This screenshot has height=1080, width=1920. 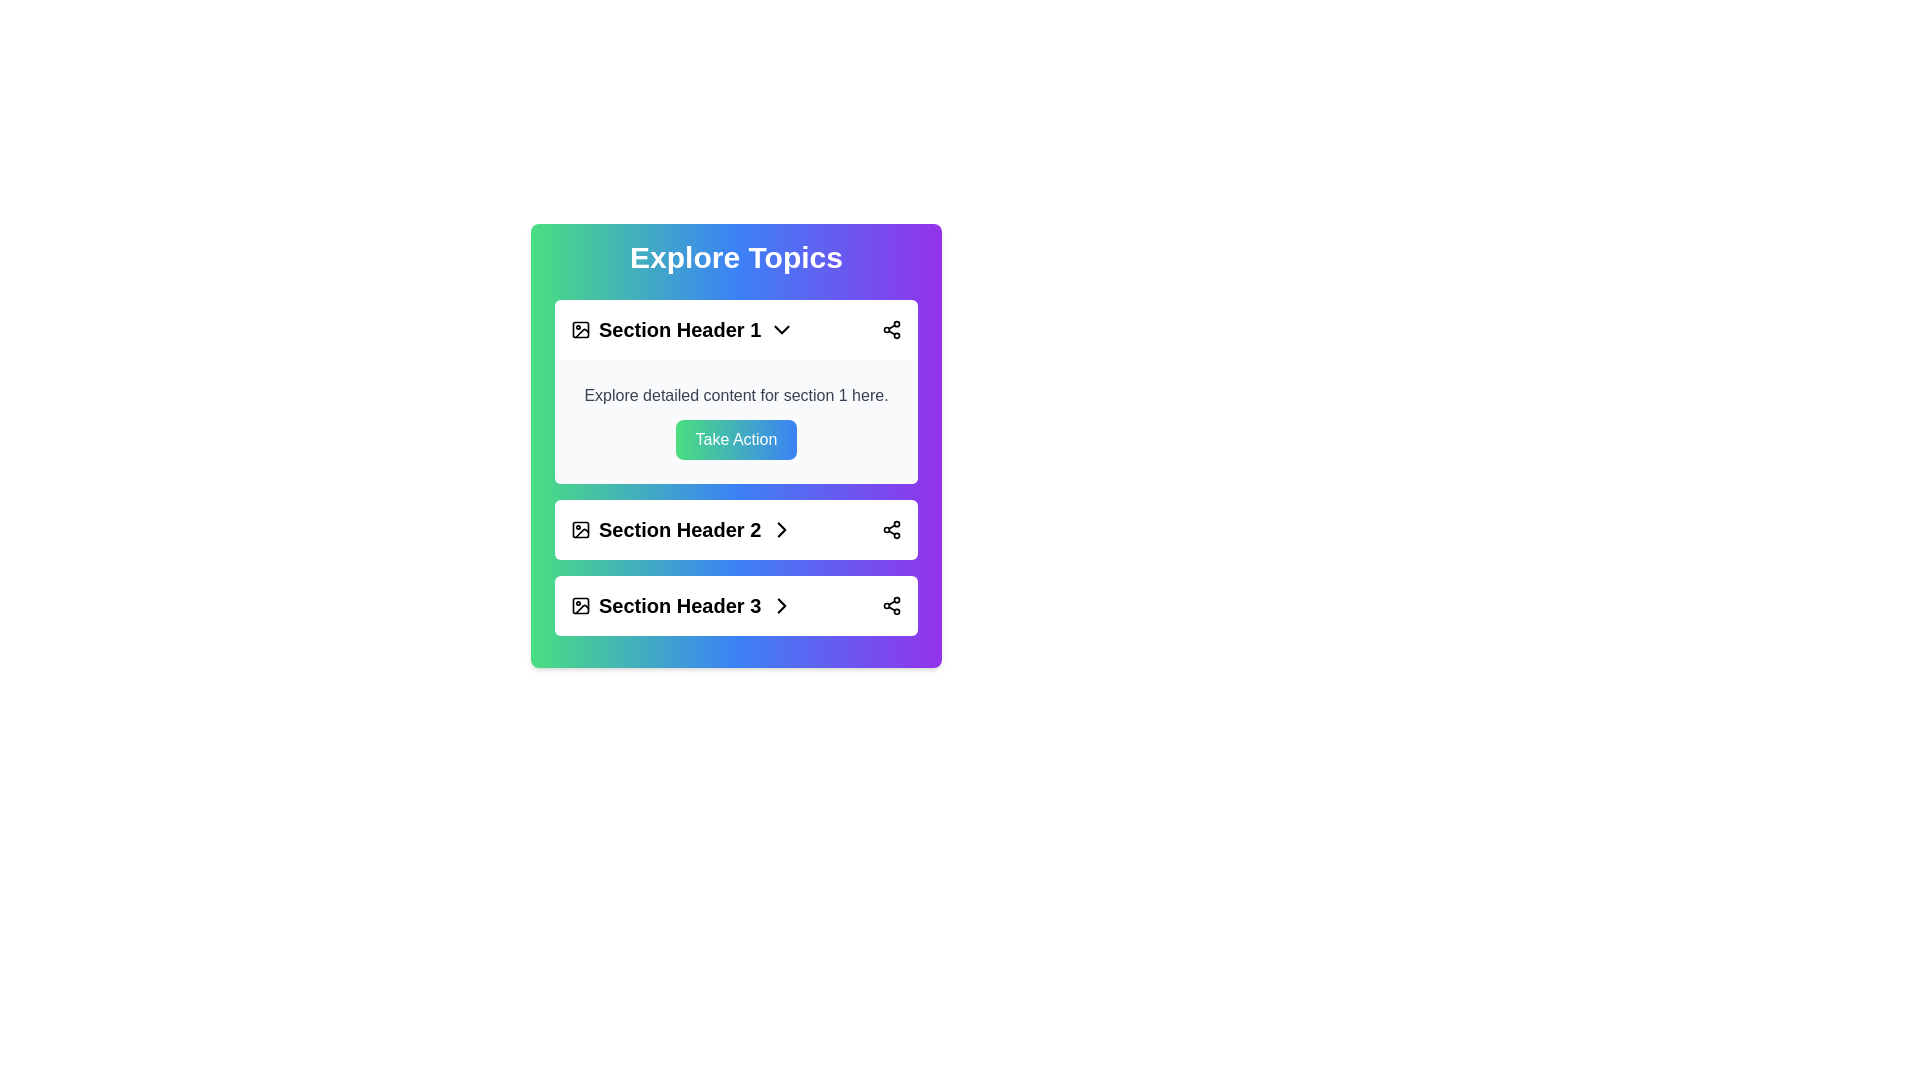 I want to click on the Interactive Header labeled 'Section Header 3', so click(x=735, y=604).